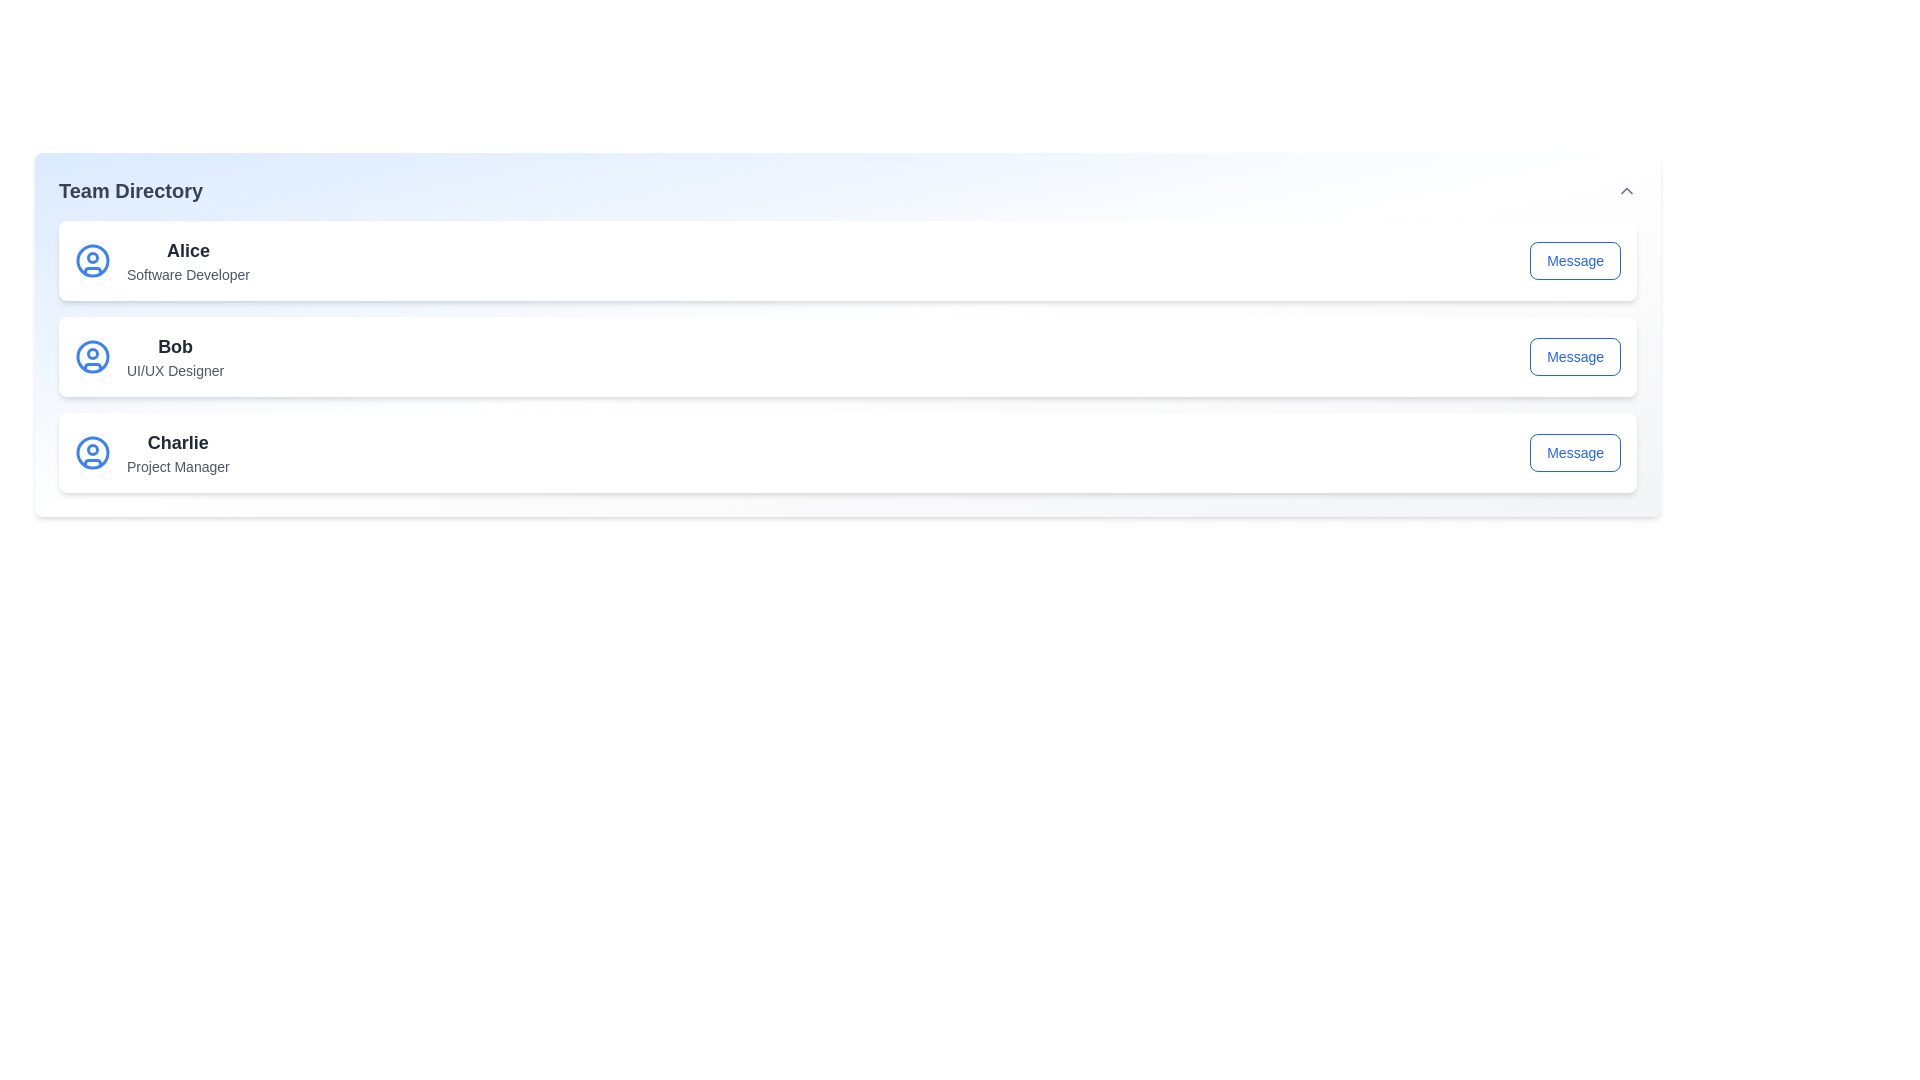 The height and width of the screenshot is (1080, 1920). I want to click on the text label that indicates the role of the team member, which is 'Project Manager', located beneath the 'Charlie' text in the third section of the team directory interface, so click(178, 466).